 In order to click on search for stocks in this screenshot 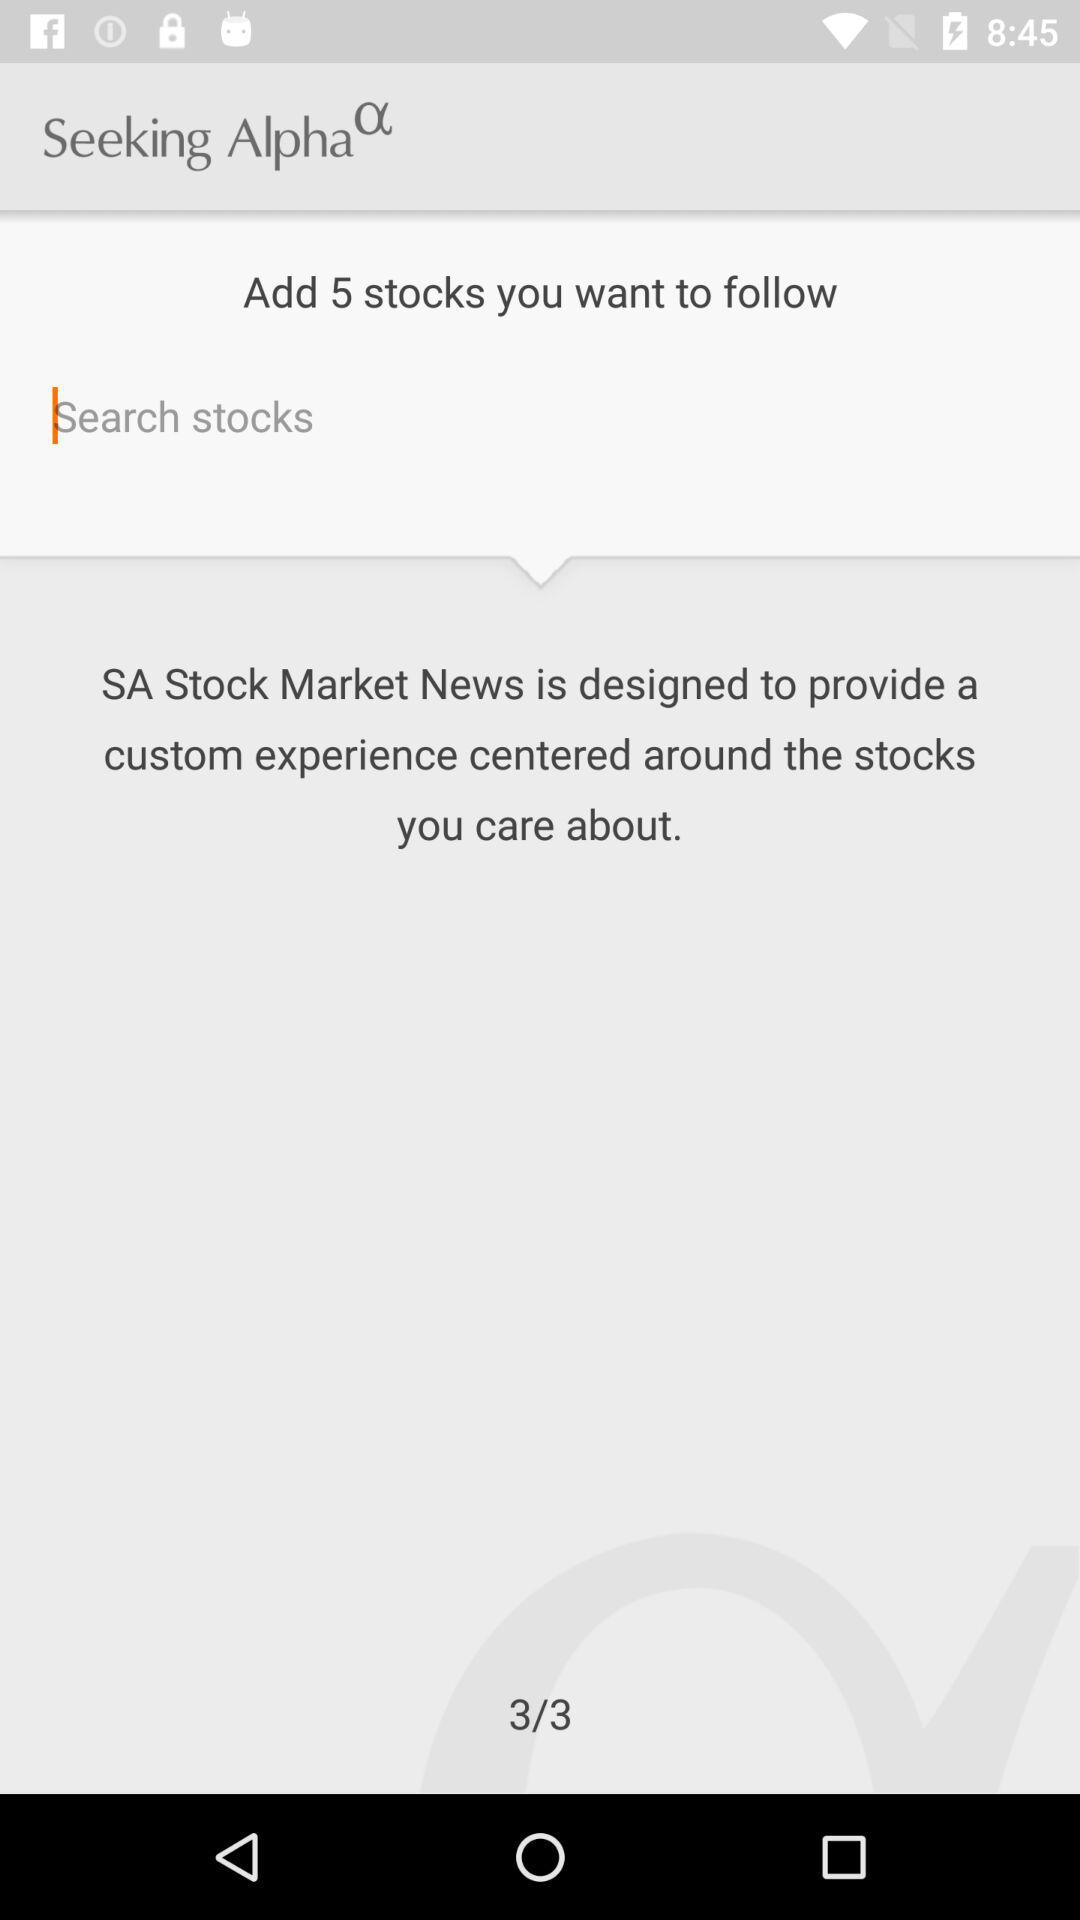, I will do `click(540, 414)`.